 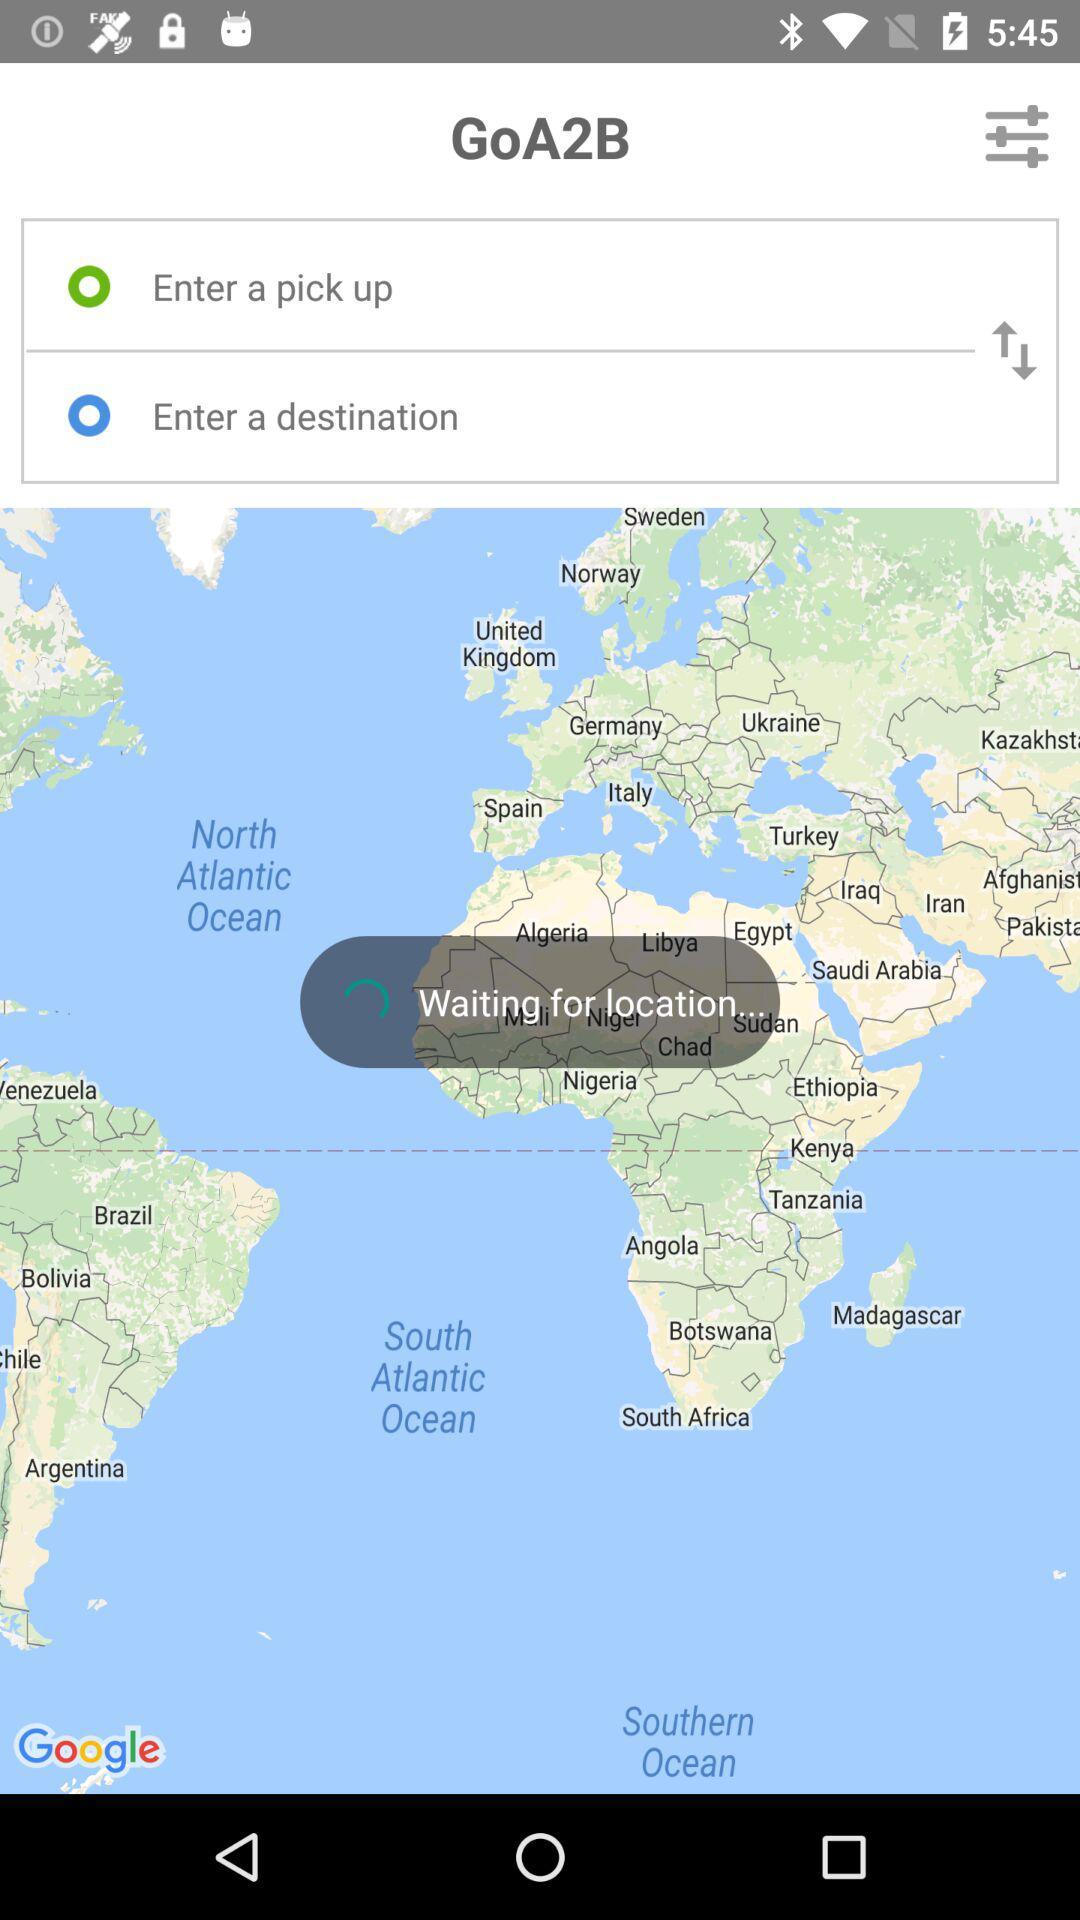 I want to click on find directions, so click(x=545, y=414).